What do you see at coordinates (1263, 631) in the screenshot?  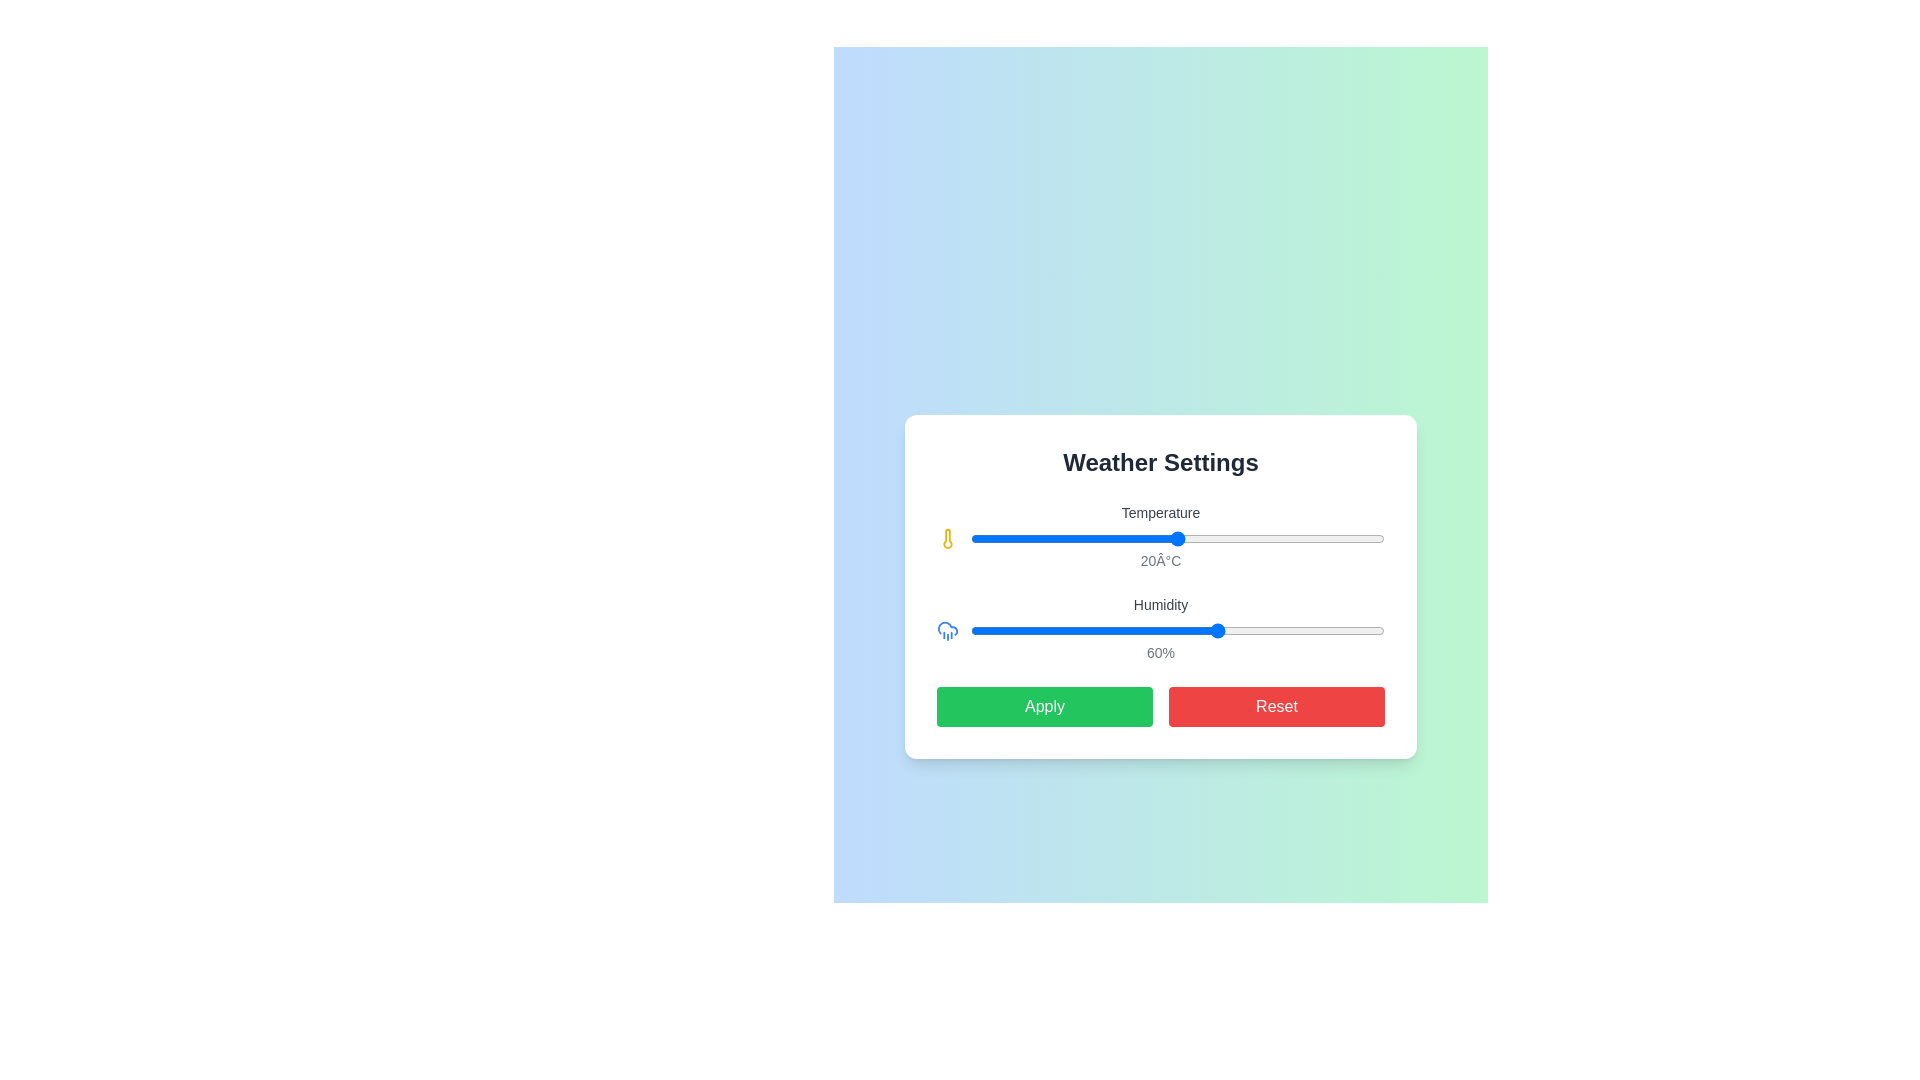 I see `humidity` at bounding box center [1263, 631].